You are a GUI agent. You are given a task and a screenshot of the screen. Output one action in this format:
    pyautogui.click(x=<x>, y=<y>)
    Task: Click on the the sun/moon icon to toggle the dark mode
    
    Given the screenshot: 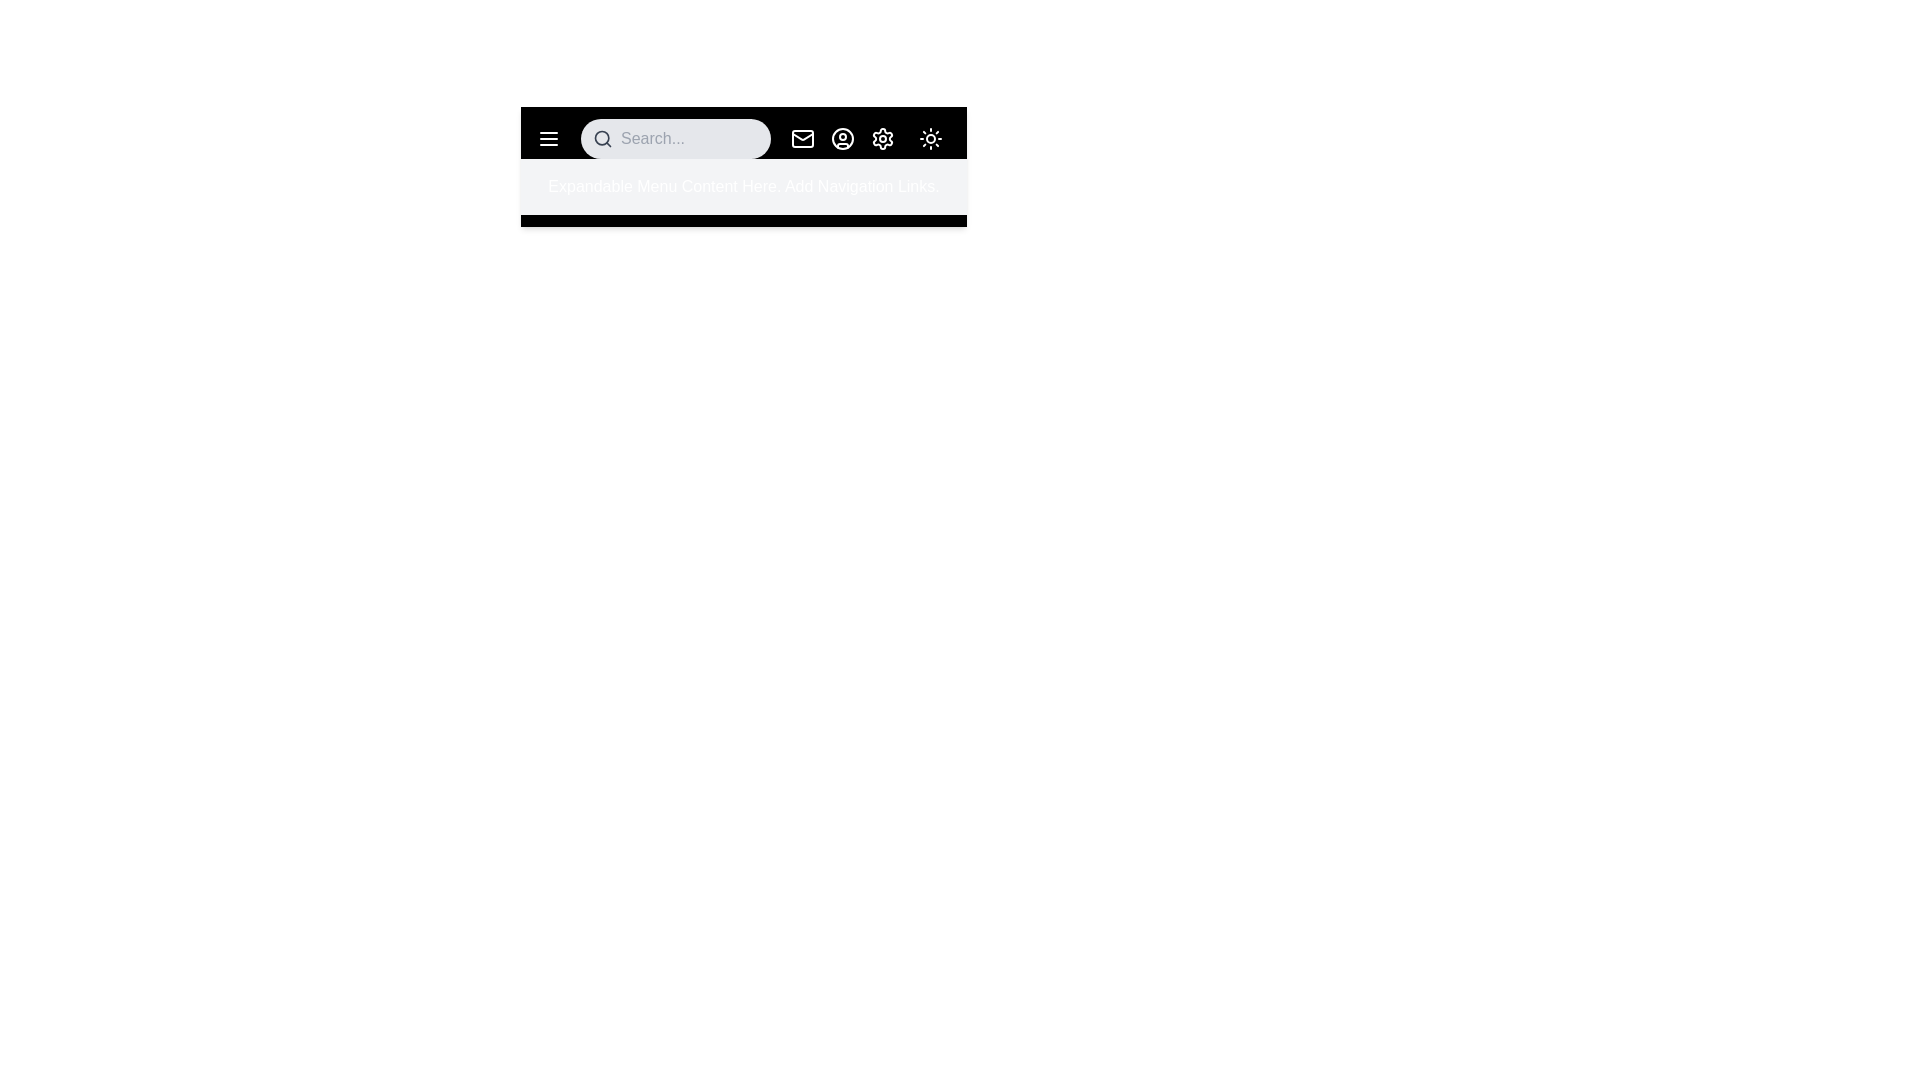 What is the action you would take?
    pyautogui.click(x=930, y=137)
    